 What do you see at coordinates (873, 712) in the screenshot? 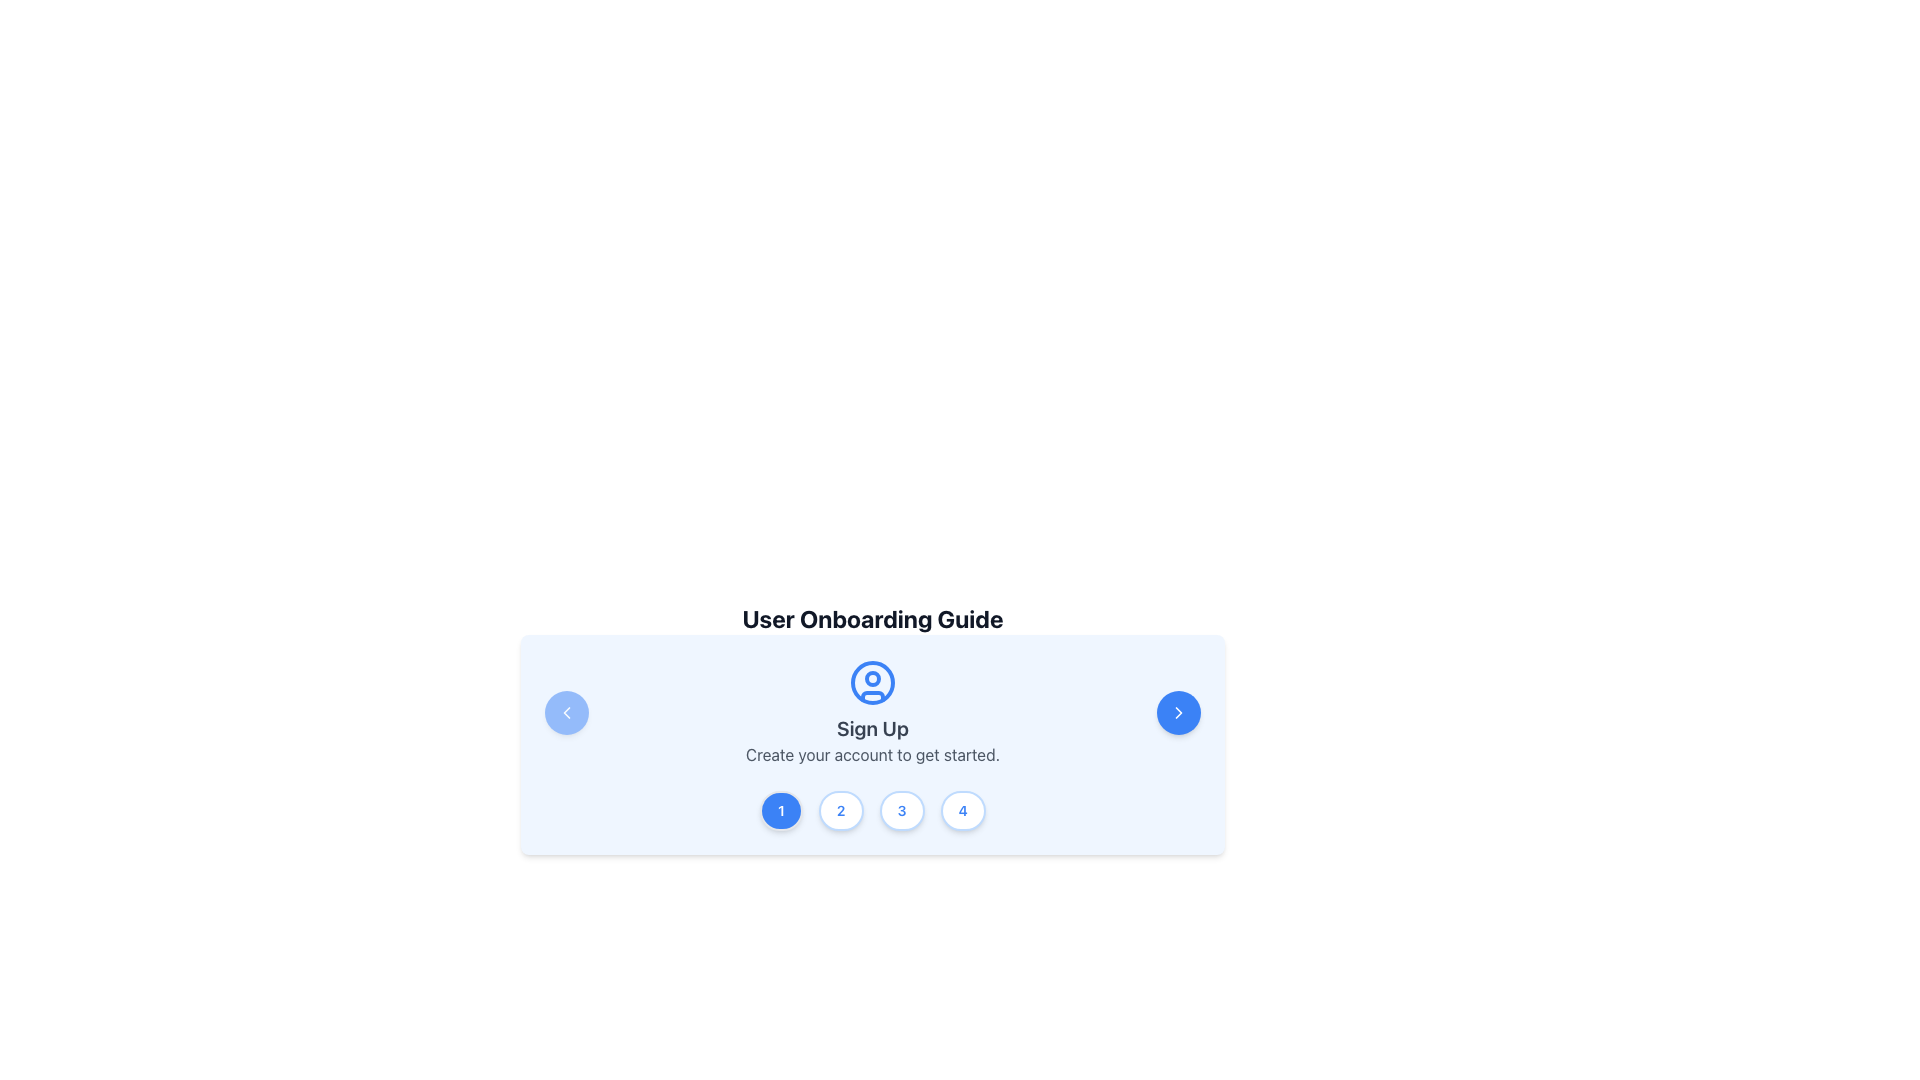
I see `the static informational block that serves as a call-to-action section for signing up, which is centered between the navigation arrows and above the numbered buttons` at bounding box center [873, 712].